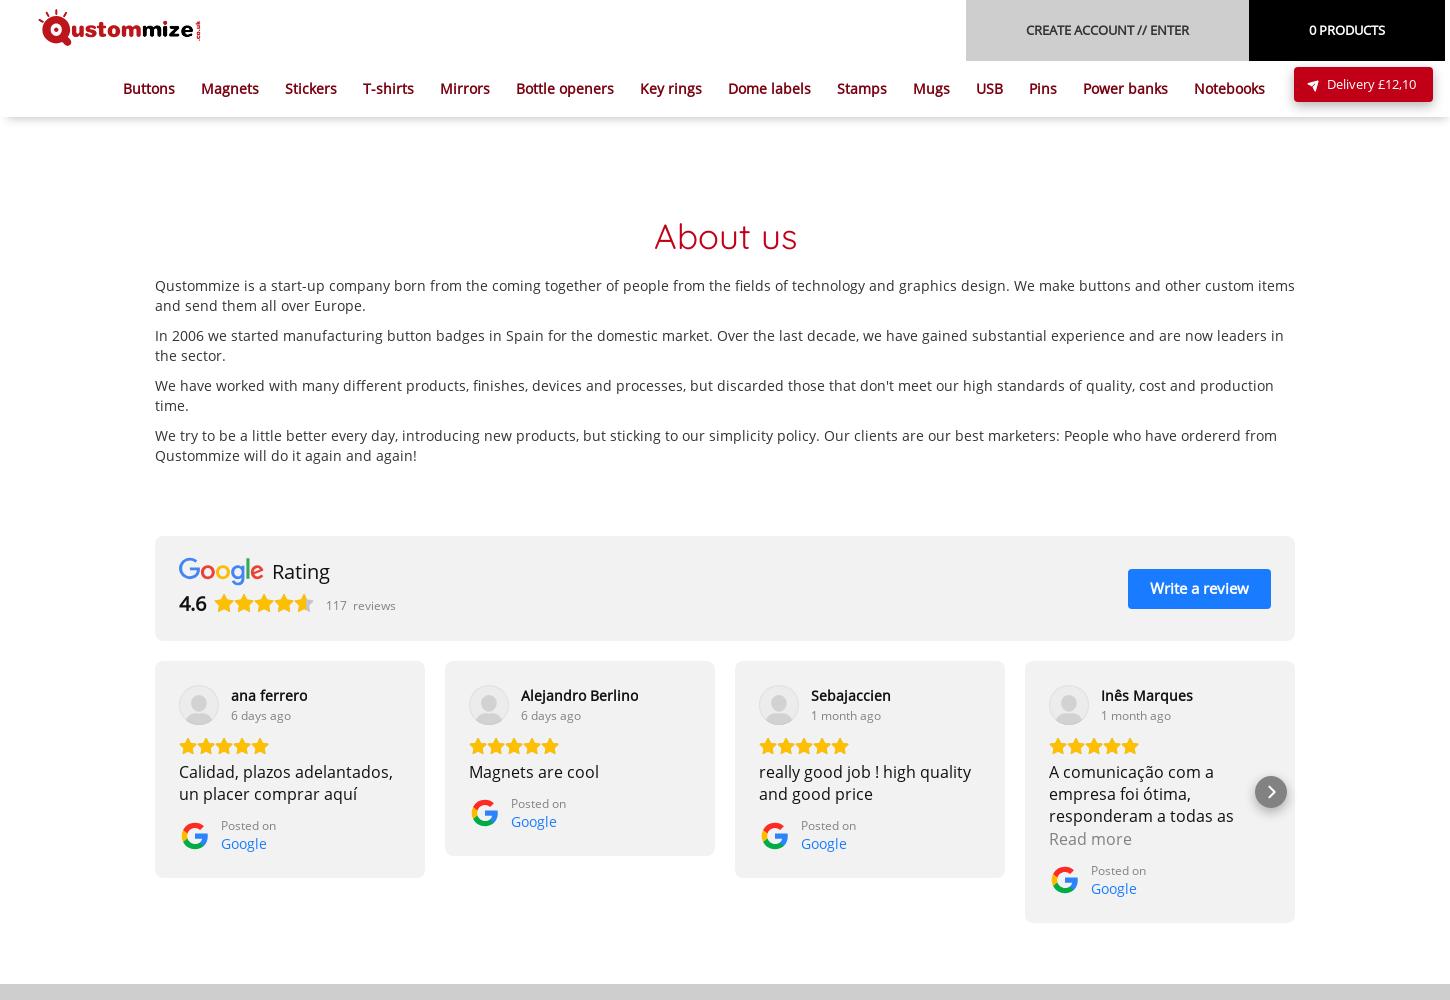  What do you see at coordinates (1089, 837) in the screenshot?
I see `'Read more'` at bounding box center [1089, 837].